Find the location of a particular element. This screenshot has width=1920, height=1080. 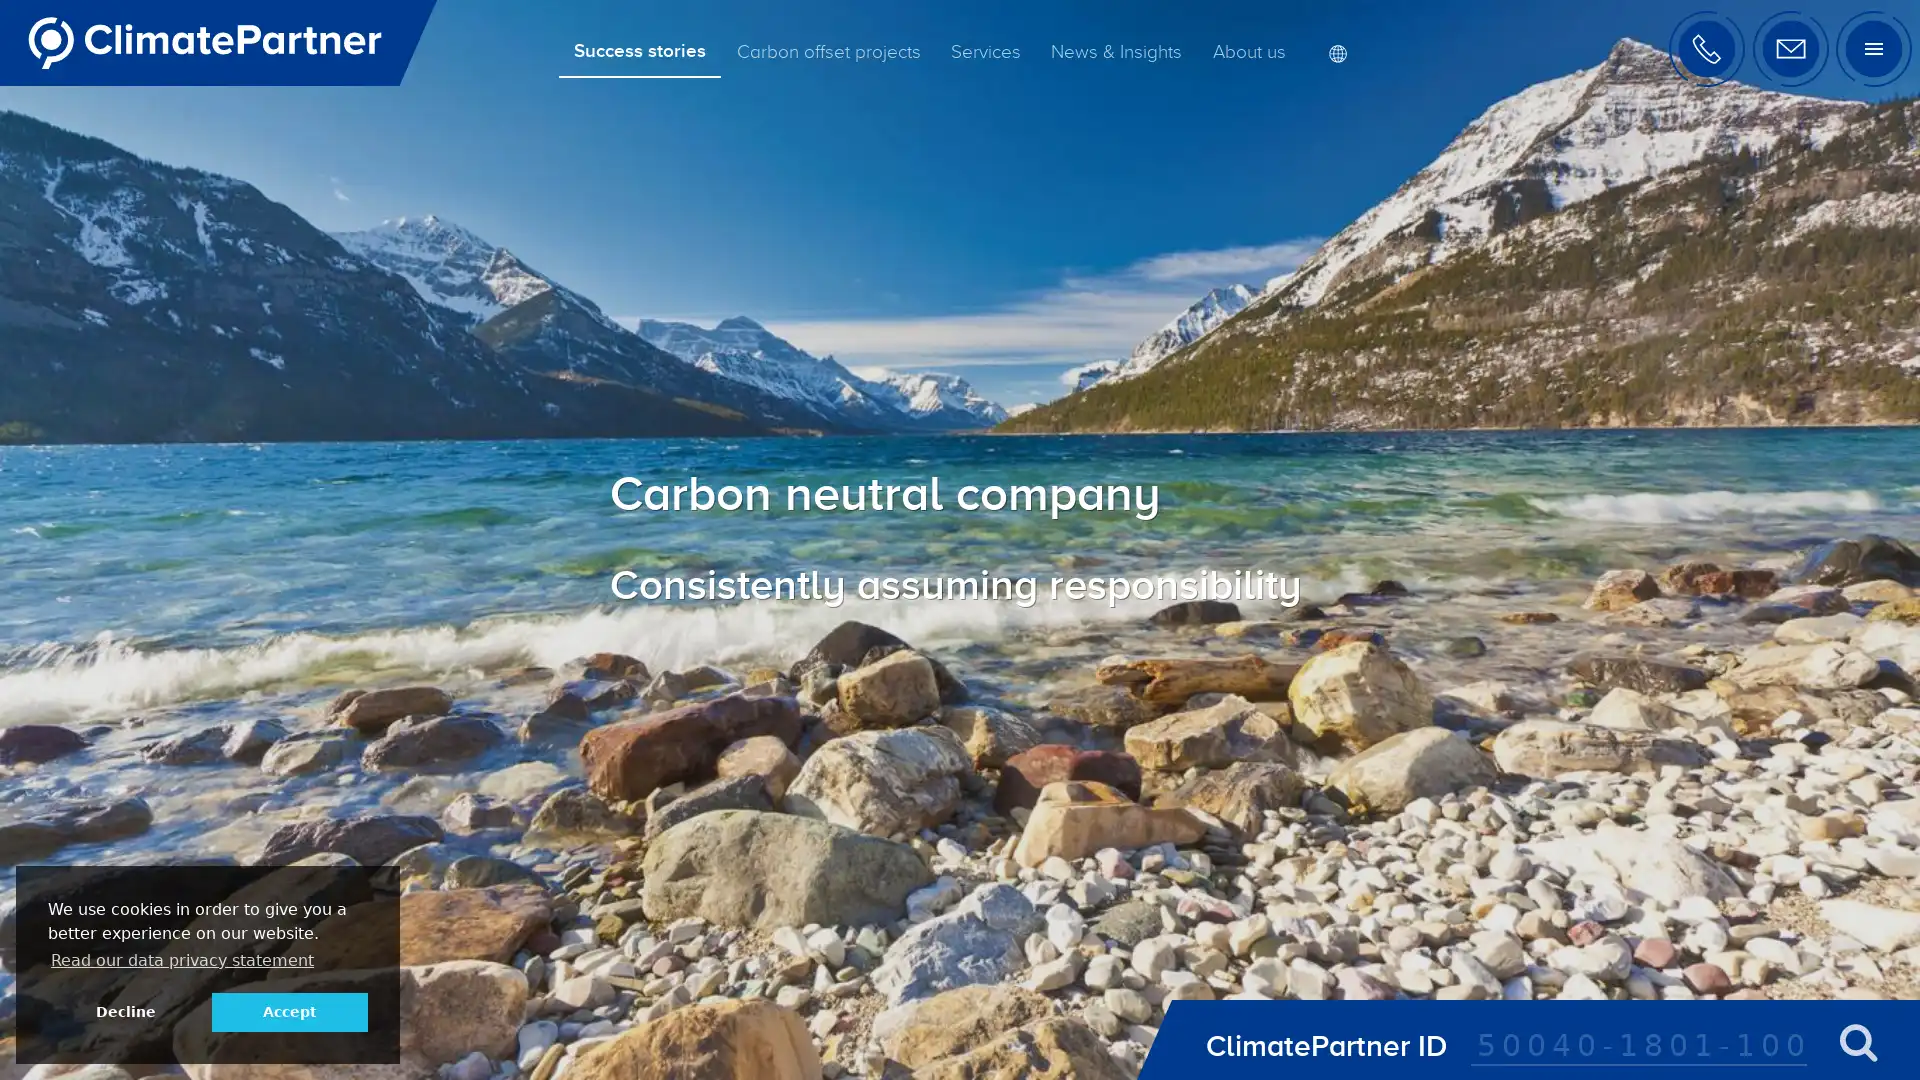

allow cookies is located at coordinates (288, 1011).